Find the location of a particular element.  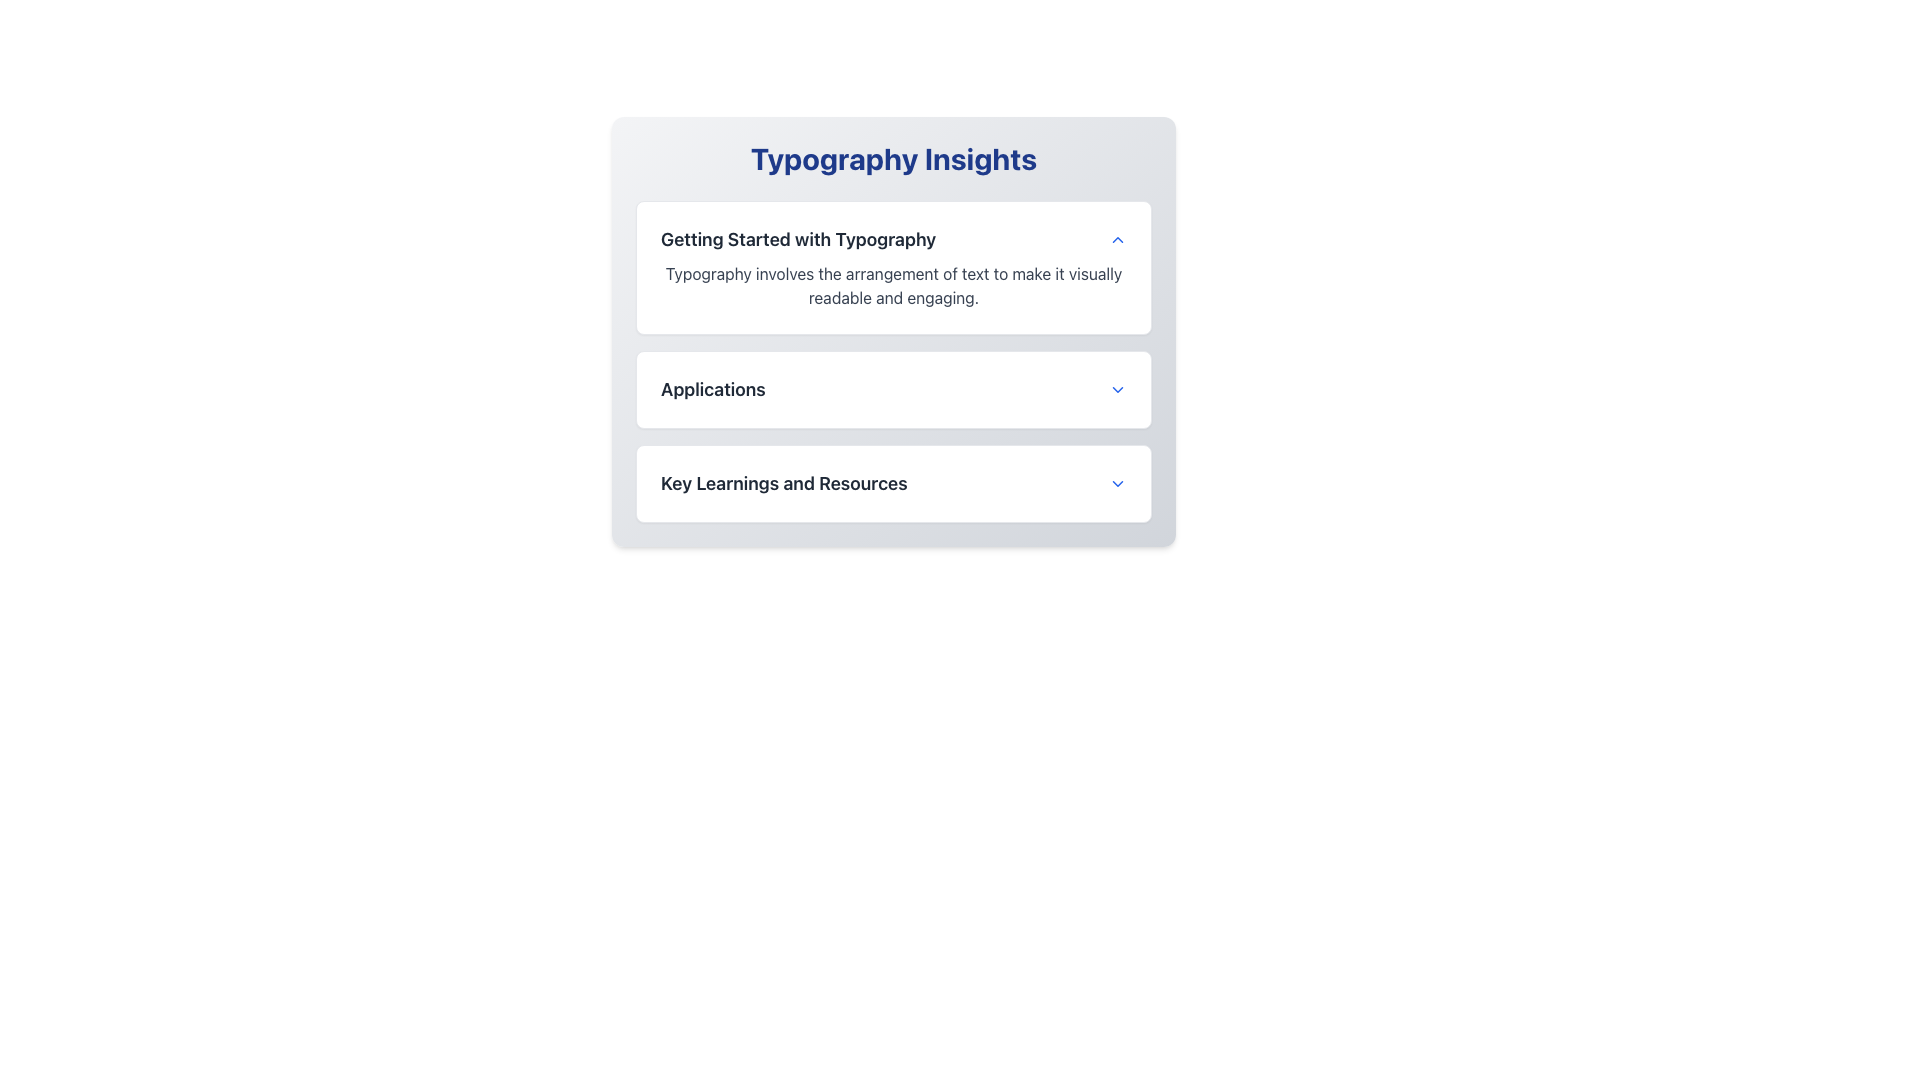

the icon-based toggle button located at the right end of the section header bar titled 'Getting Started with Typography' is located at coordinates (1117, 238).